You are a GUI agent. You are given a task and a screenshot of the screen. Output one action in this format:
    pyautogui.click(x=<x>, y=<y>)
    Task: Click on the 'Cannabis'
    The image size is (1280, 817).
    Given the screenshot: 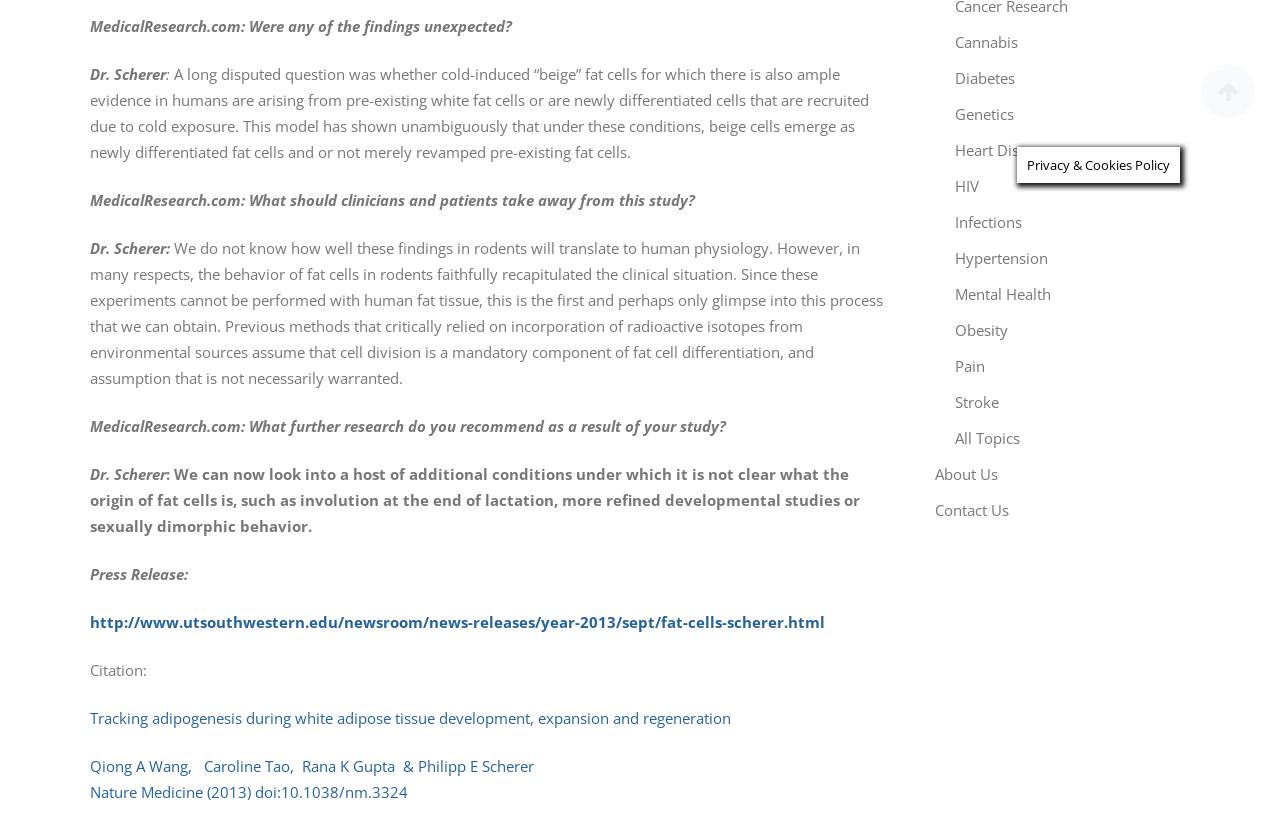 What is the action you would take?
    pyautogui.click(x=986, y=40)
    